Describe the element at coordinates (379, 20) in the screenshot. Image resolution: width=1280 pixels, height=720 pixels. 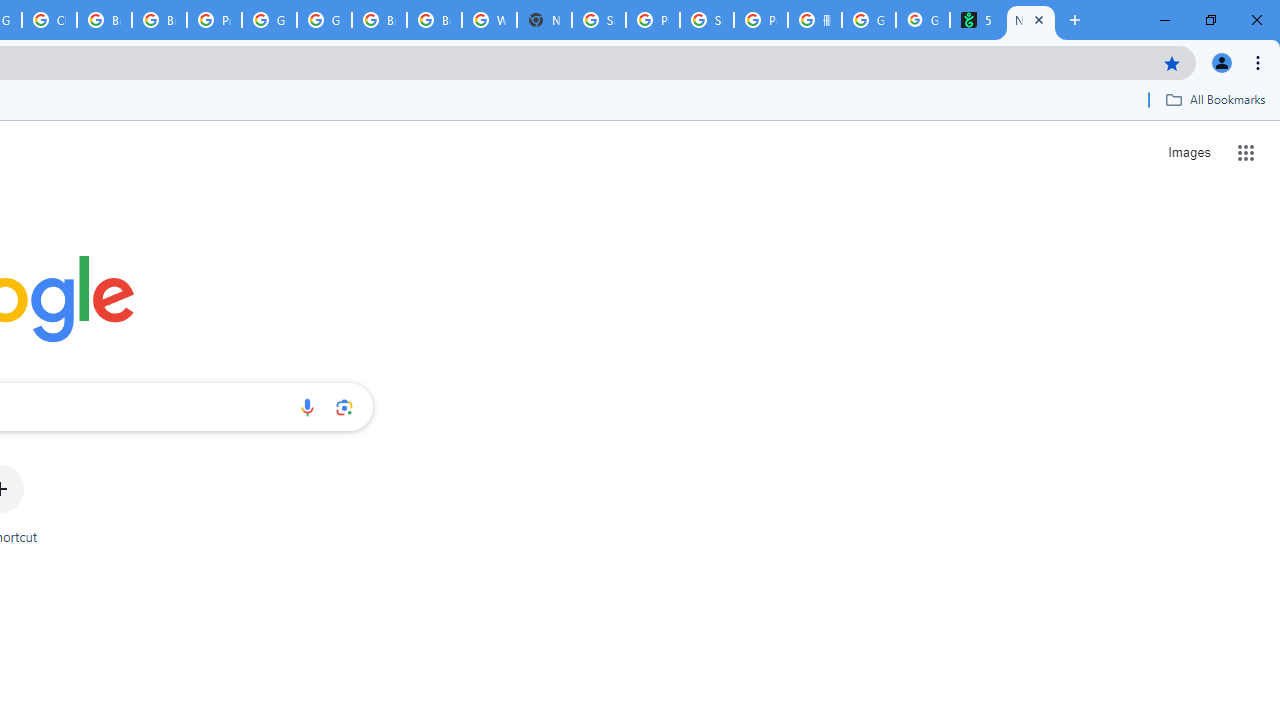
I see `'Browse Chrome as a guest - Computer - Google Chrome Help'` at that location.